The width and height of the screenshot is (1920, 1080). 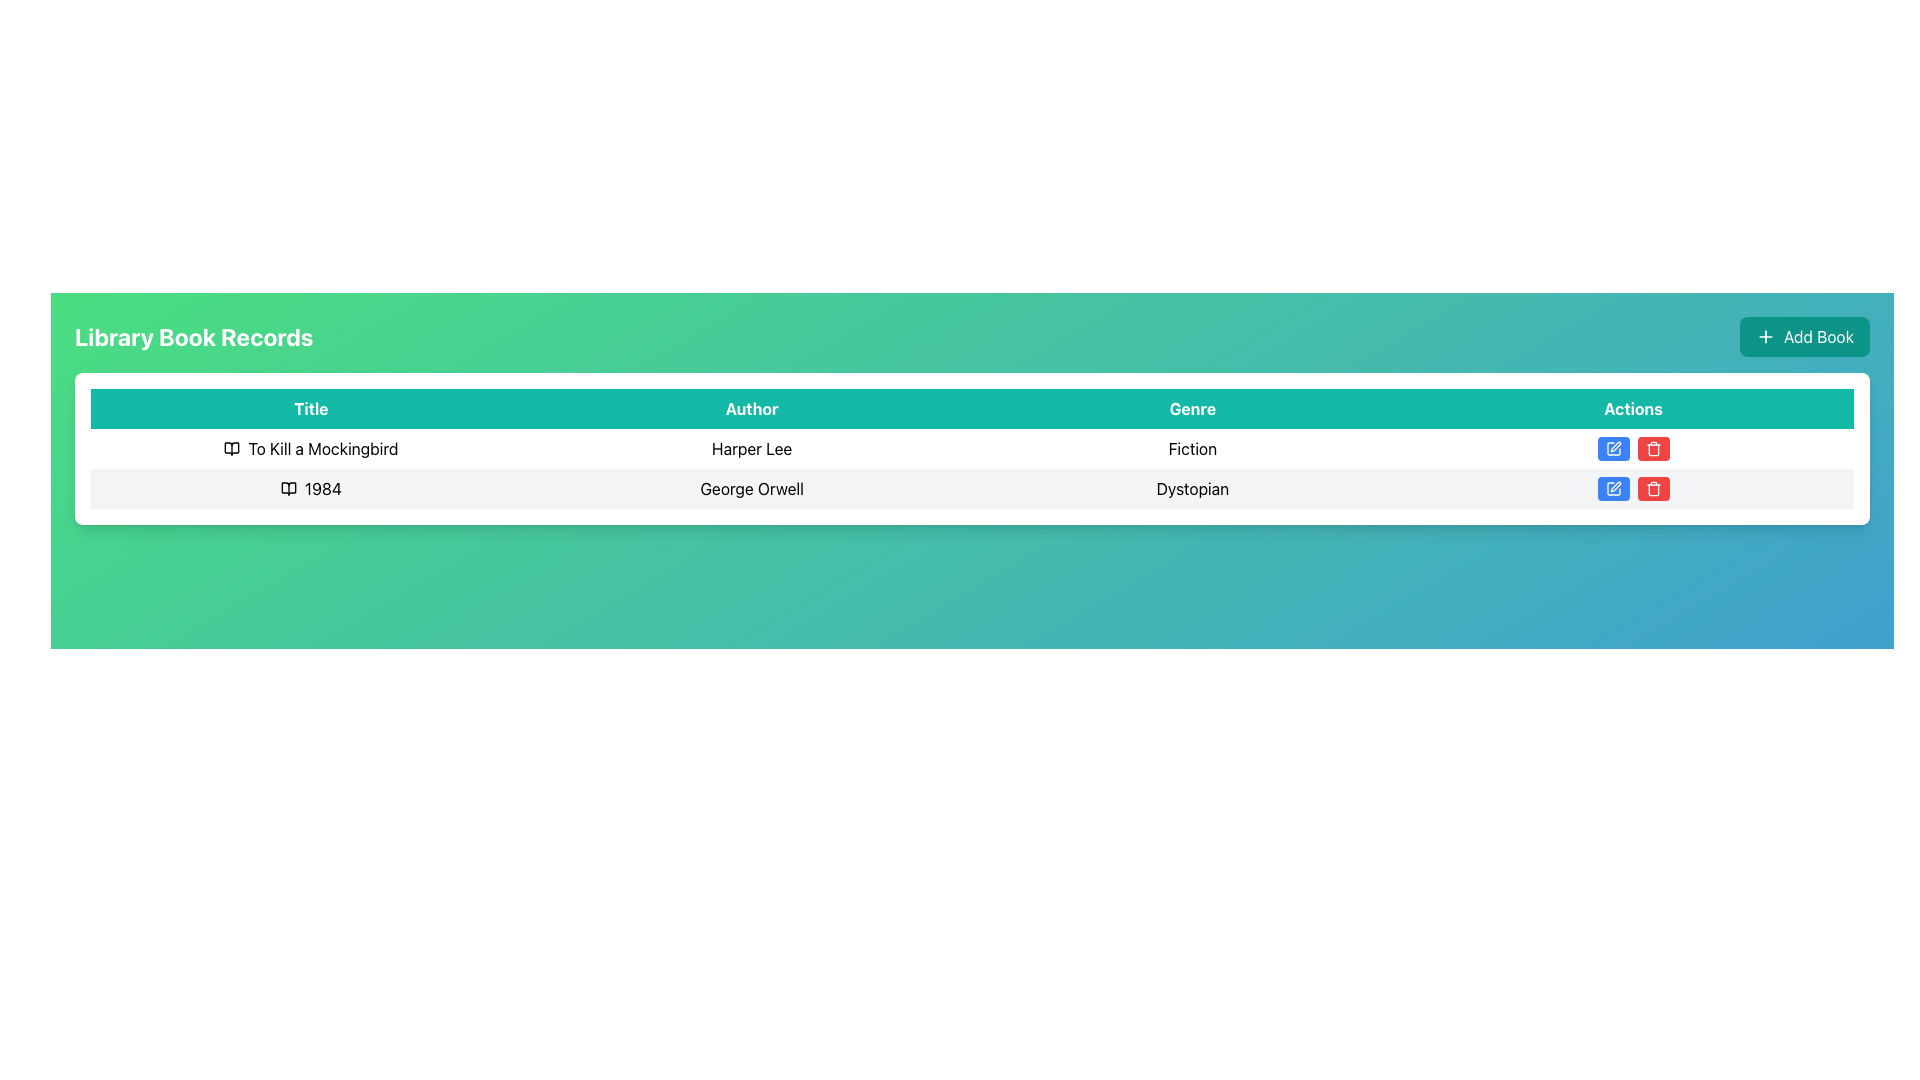 I want to click on the Text Label with Icon displaying the title '1984', which includes a book icon to the left, to interact with associated components, so click(x=310, y=489).